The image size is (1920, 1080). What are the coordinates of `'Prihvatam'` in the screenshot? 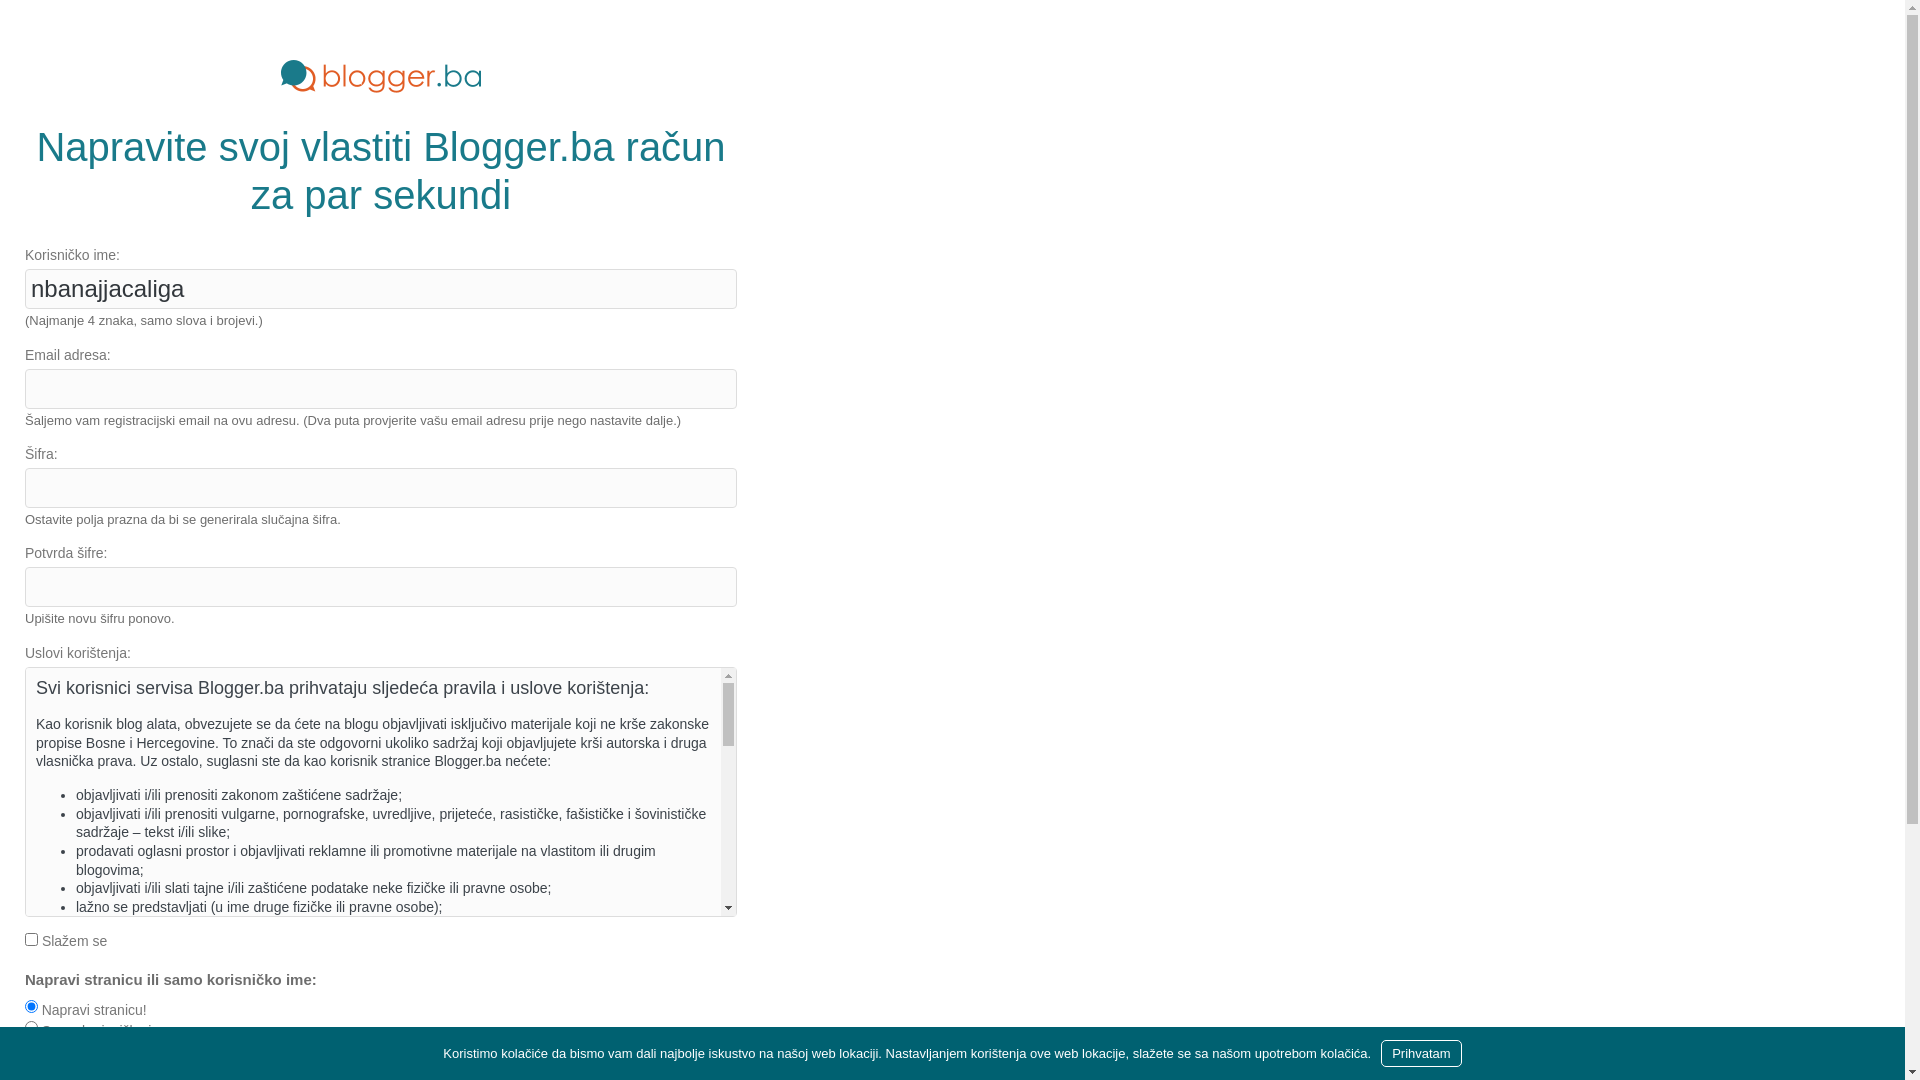 It's located at (1420, 1052).